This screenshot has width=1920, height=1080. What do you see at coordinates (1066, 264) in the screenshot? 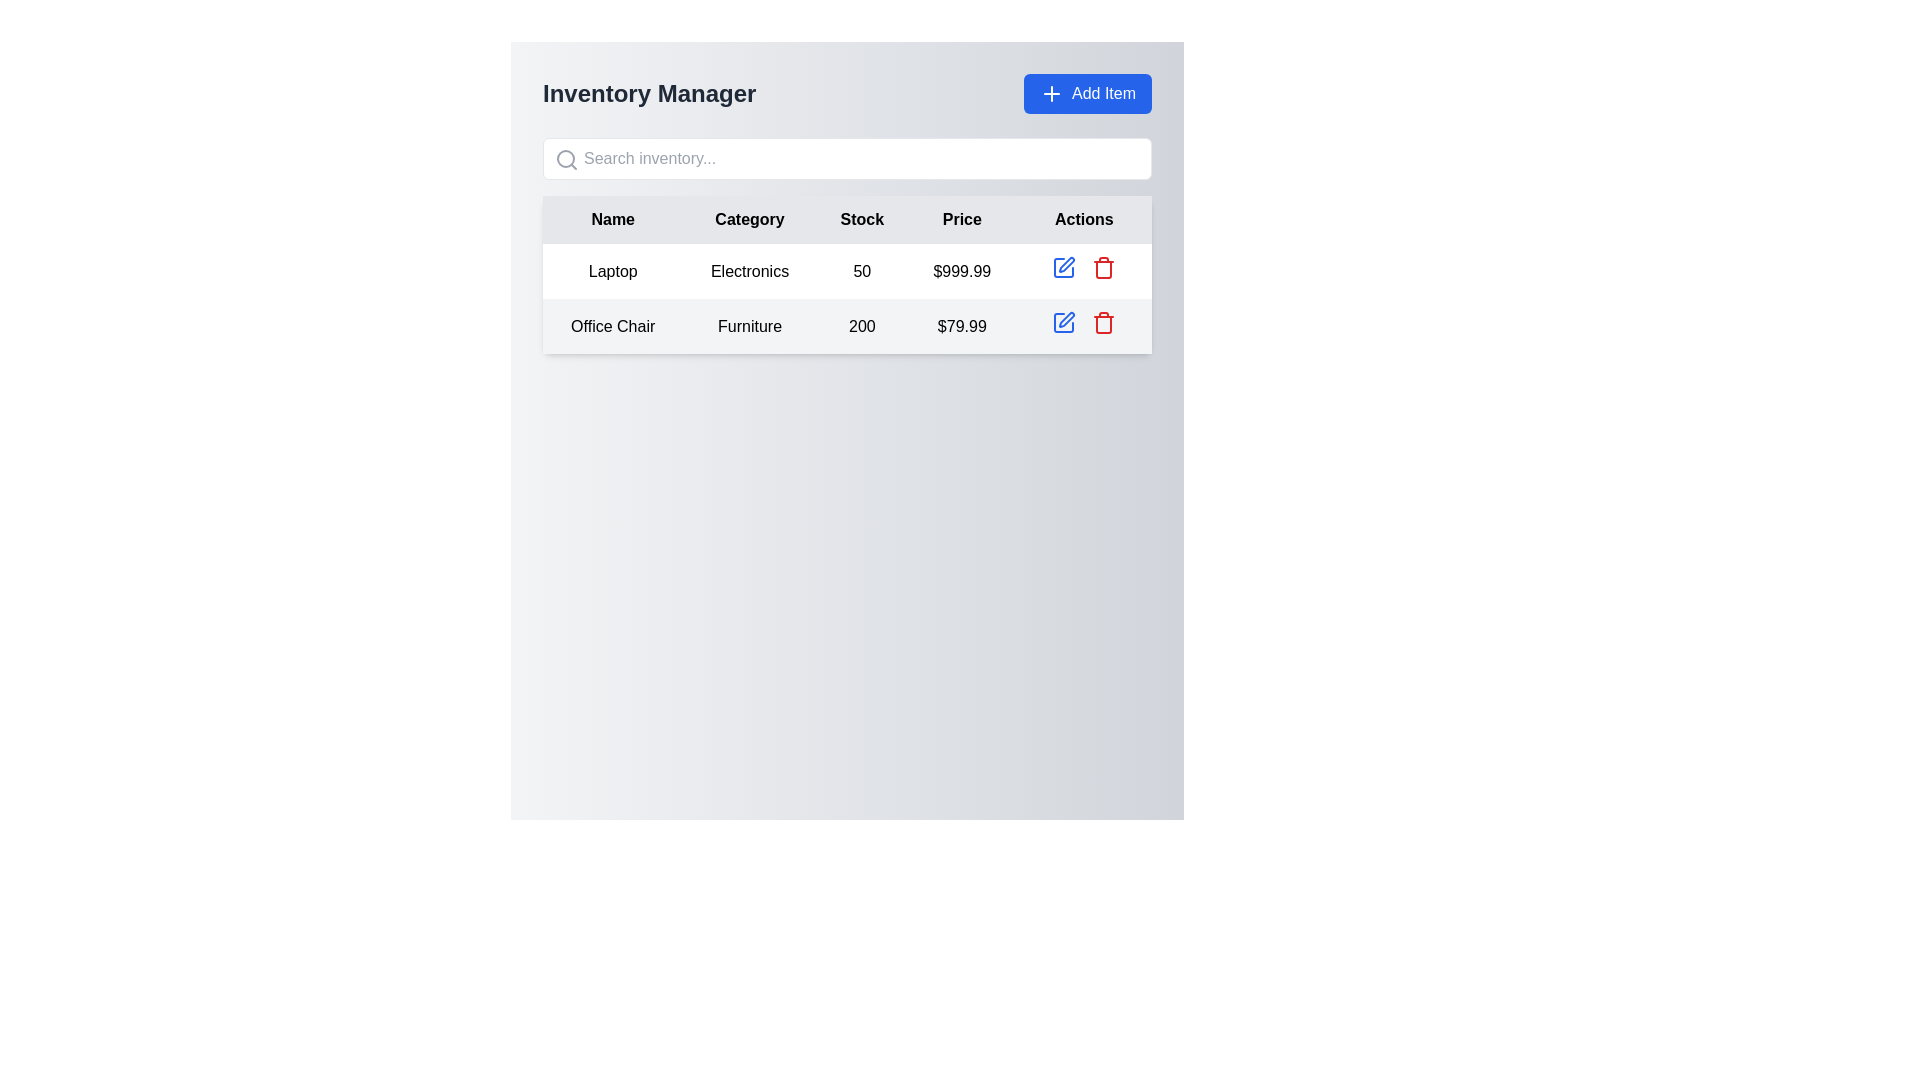
I see `the edit icon button located in the 'Actions' column of the second row for the 'Office Chair' entry to initiate the edit action` at bounding box center [1066, 264].